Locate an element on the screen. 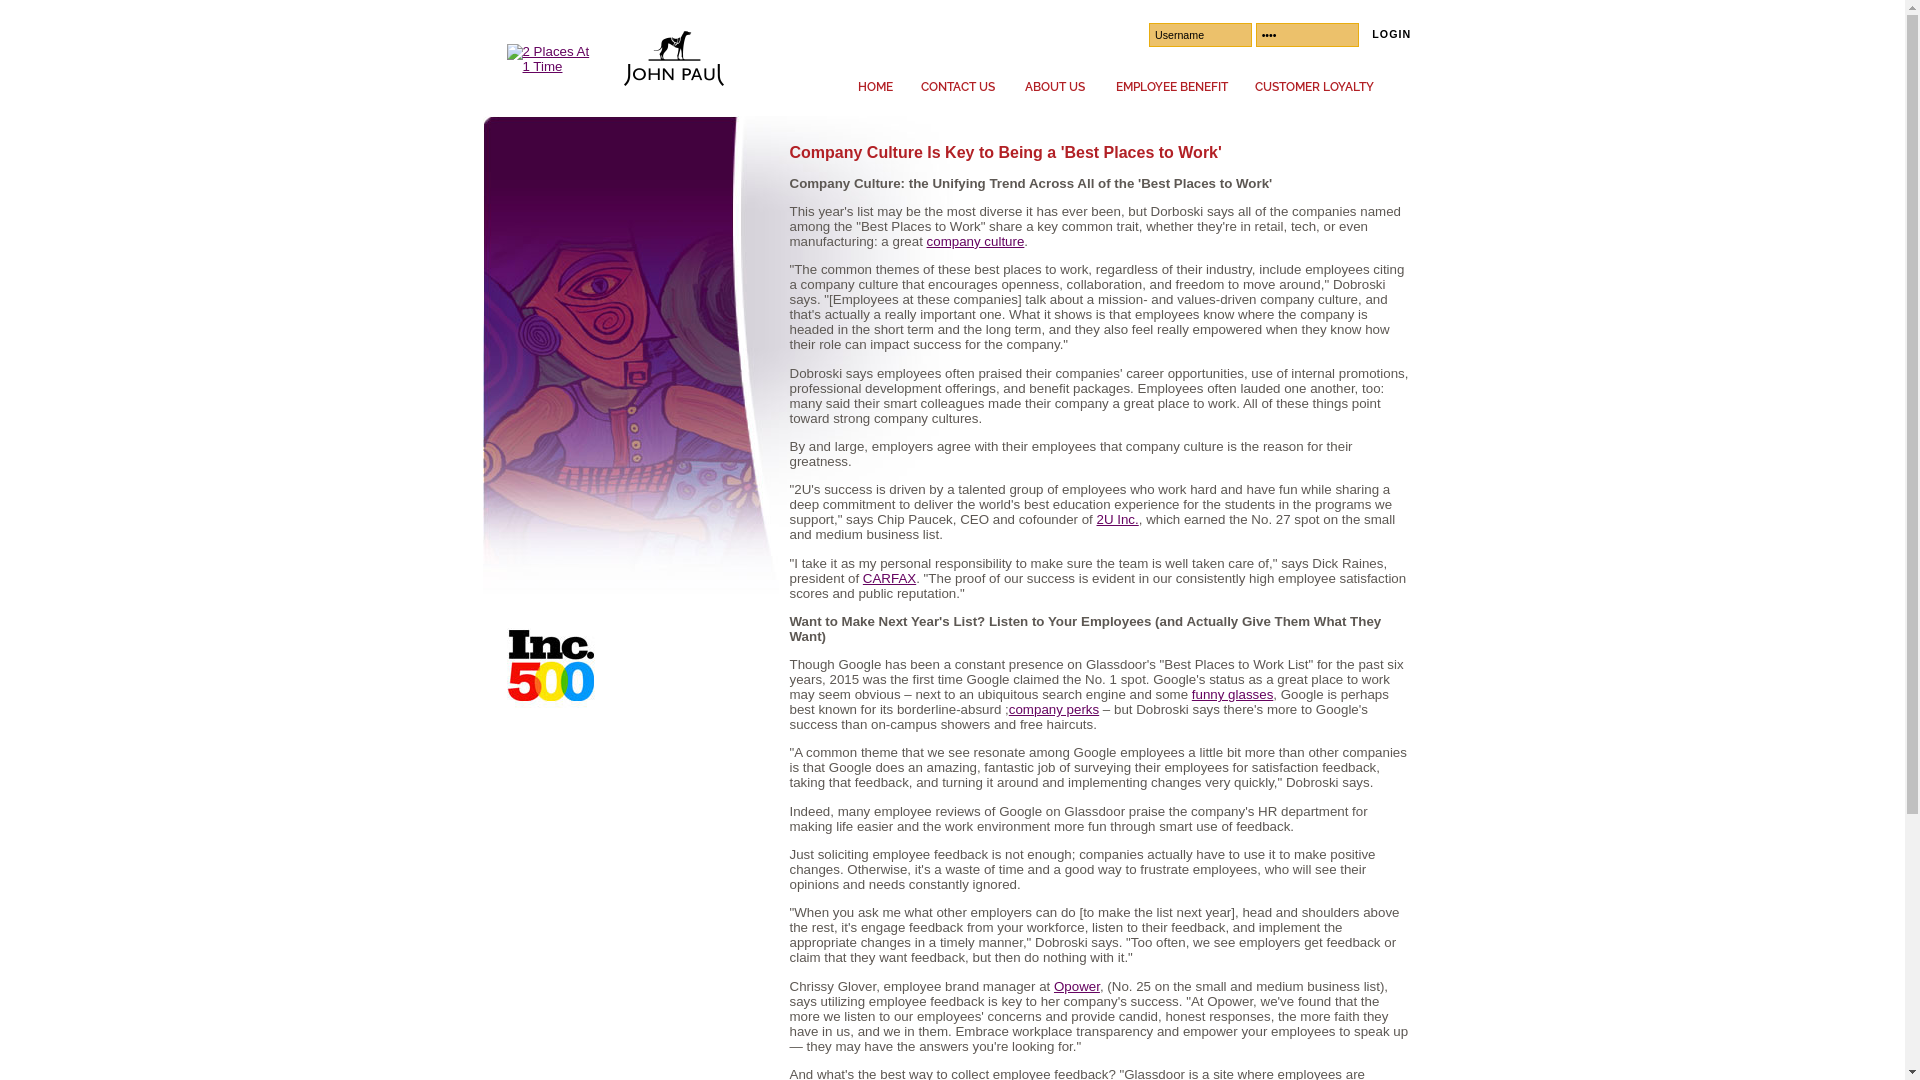  'ABOUT US' is located at coordinates (1054, 86).